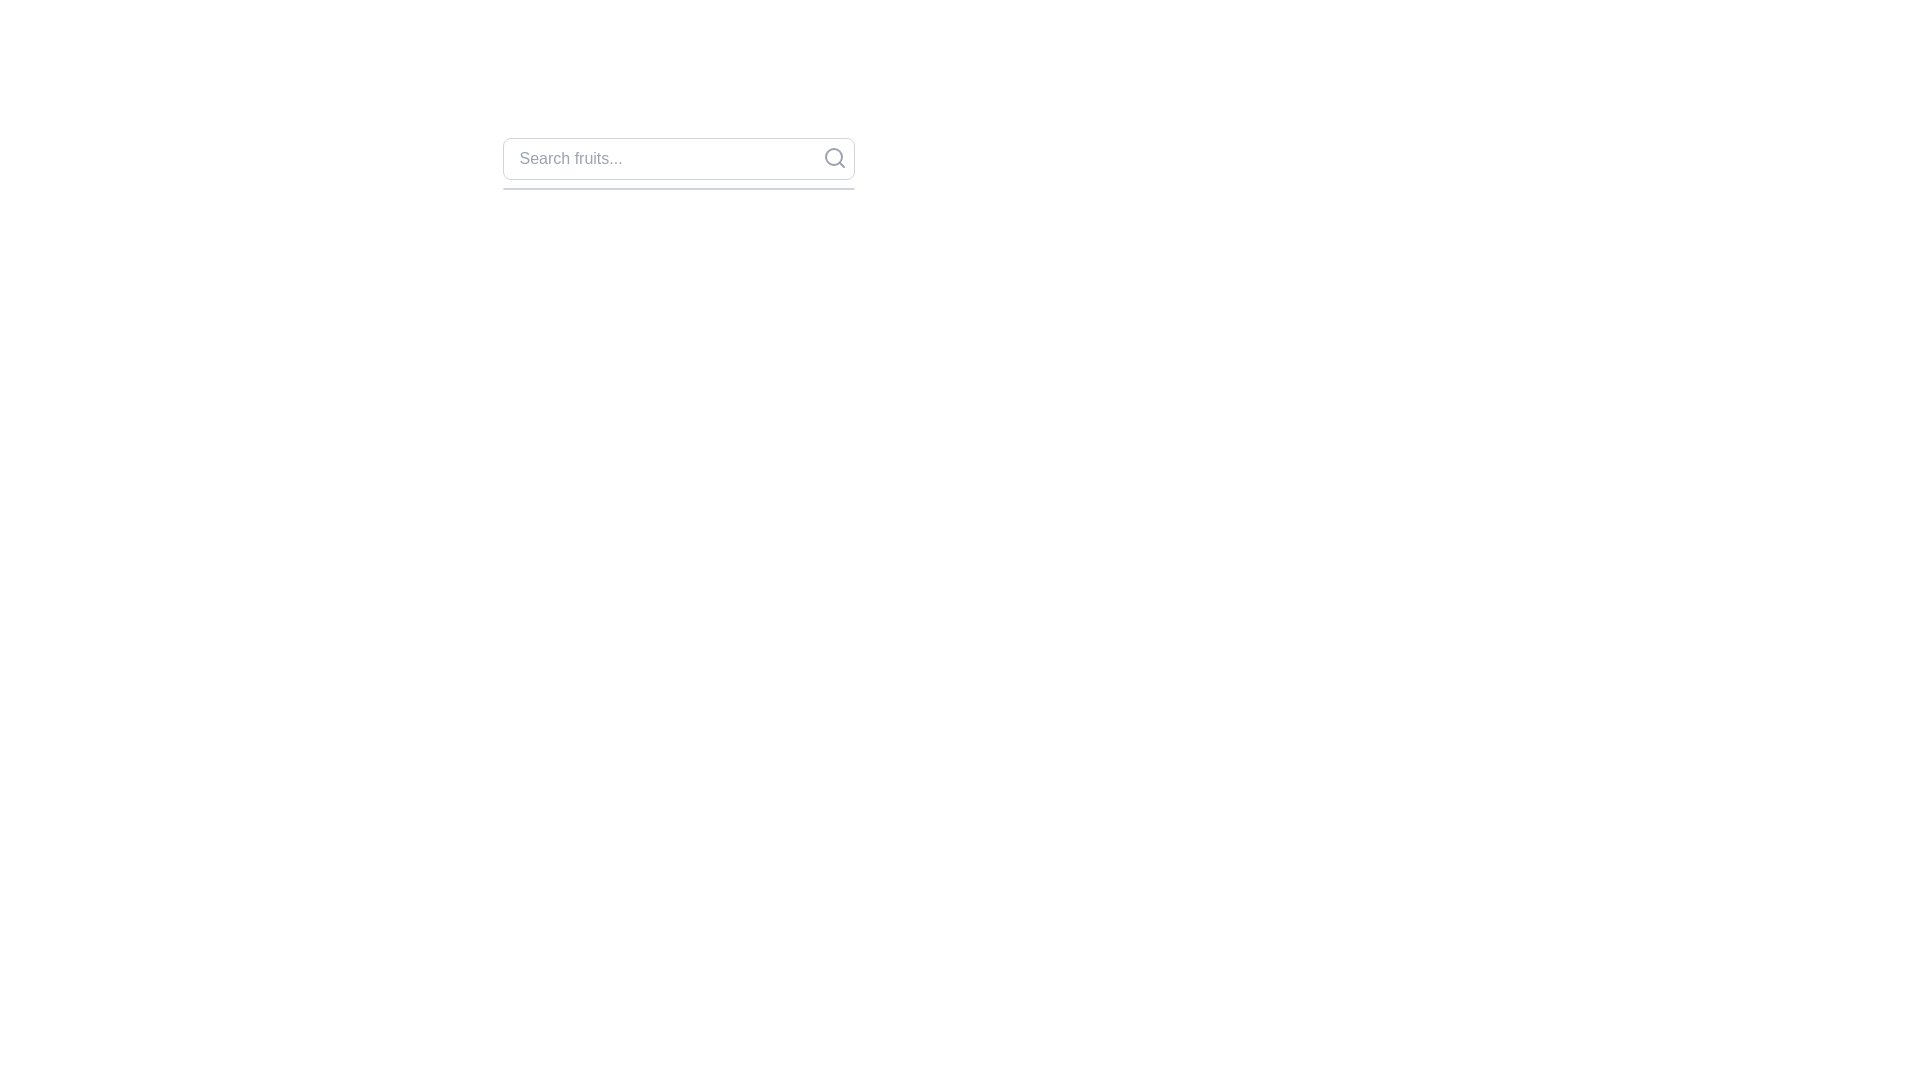  I want to click on the search icon located in the top-right corner of the 'Search fruits...' text input field to initiate the search action, so click(834, 157).